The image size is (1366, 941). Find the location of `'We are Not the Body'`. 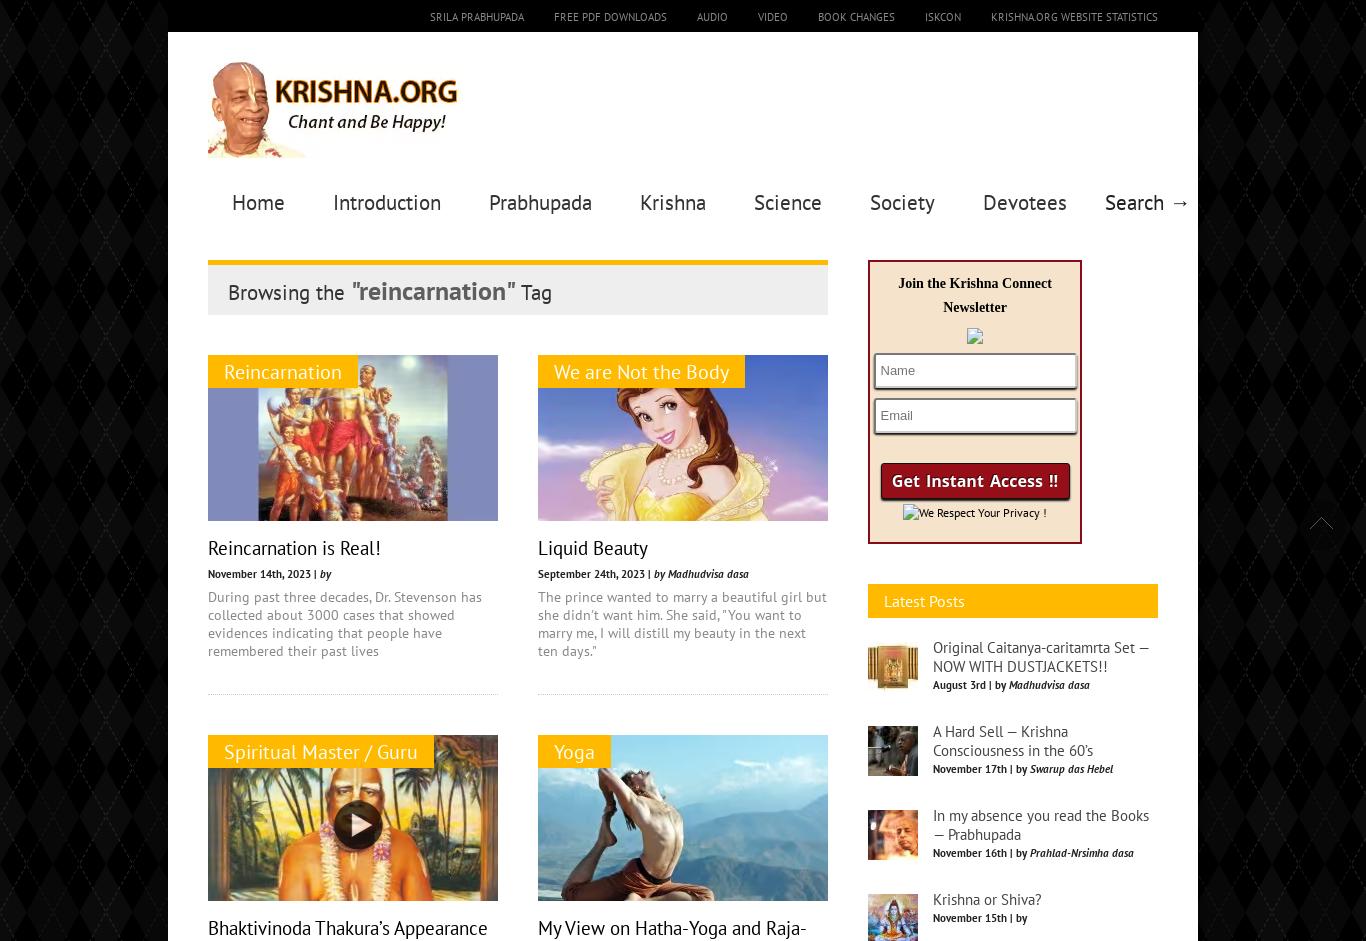

'We are Not the Body' is located at coordinates (640, 371).